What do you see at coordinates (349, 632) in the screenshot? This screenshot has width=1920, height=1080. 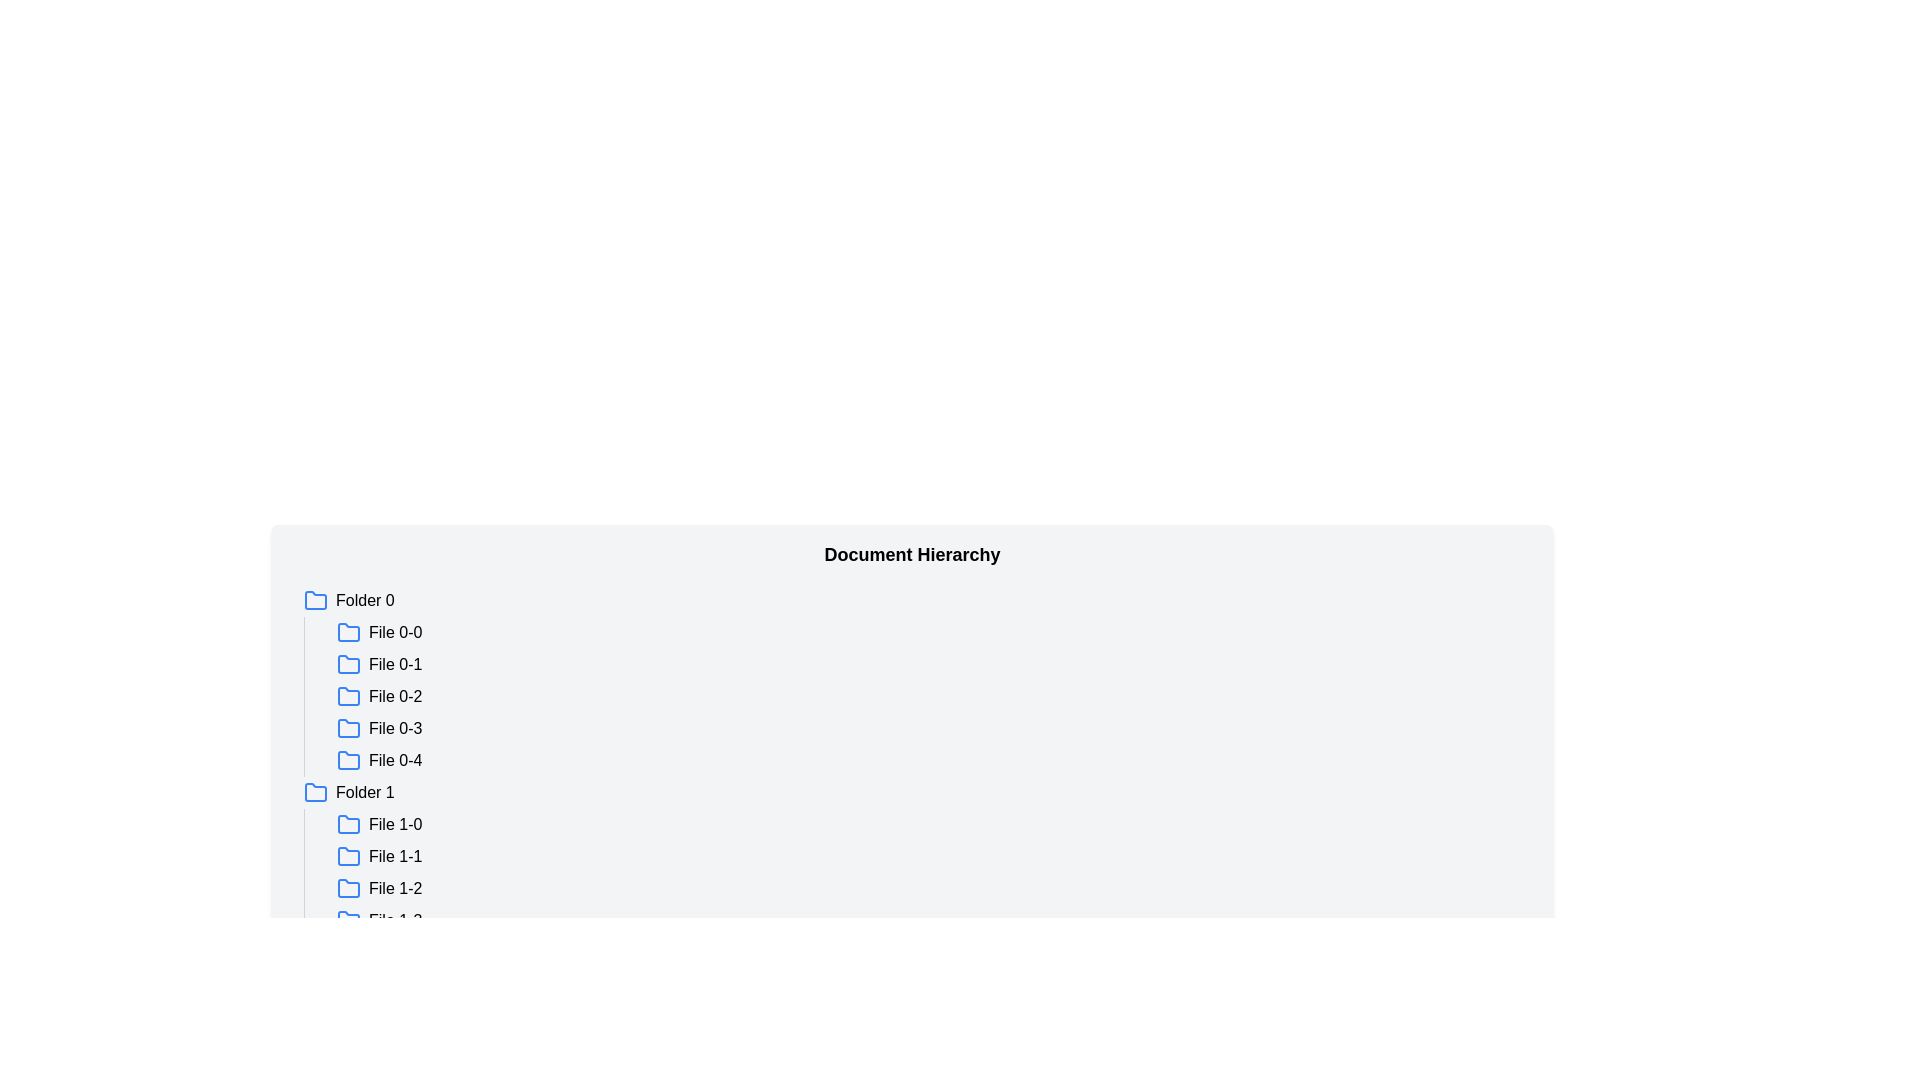 I see `the folder icon styled with a blue outline and a white inner area, which is positioned to the left of the text 'File 0-0'` at bounding box center [349, 632].